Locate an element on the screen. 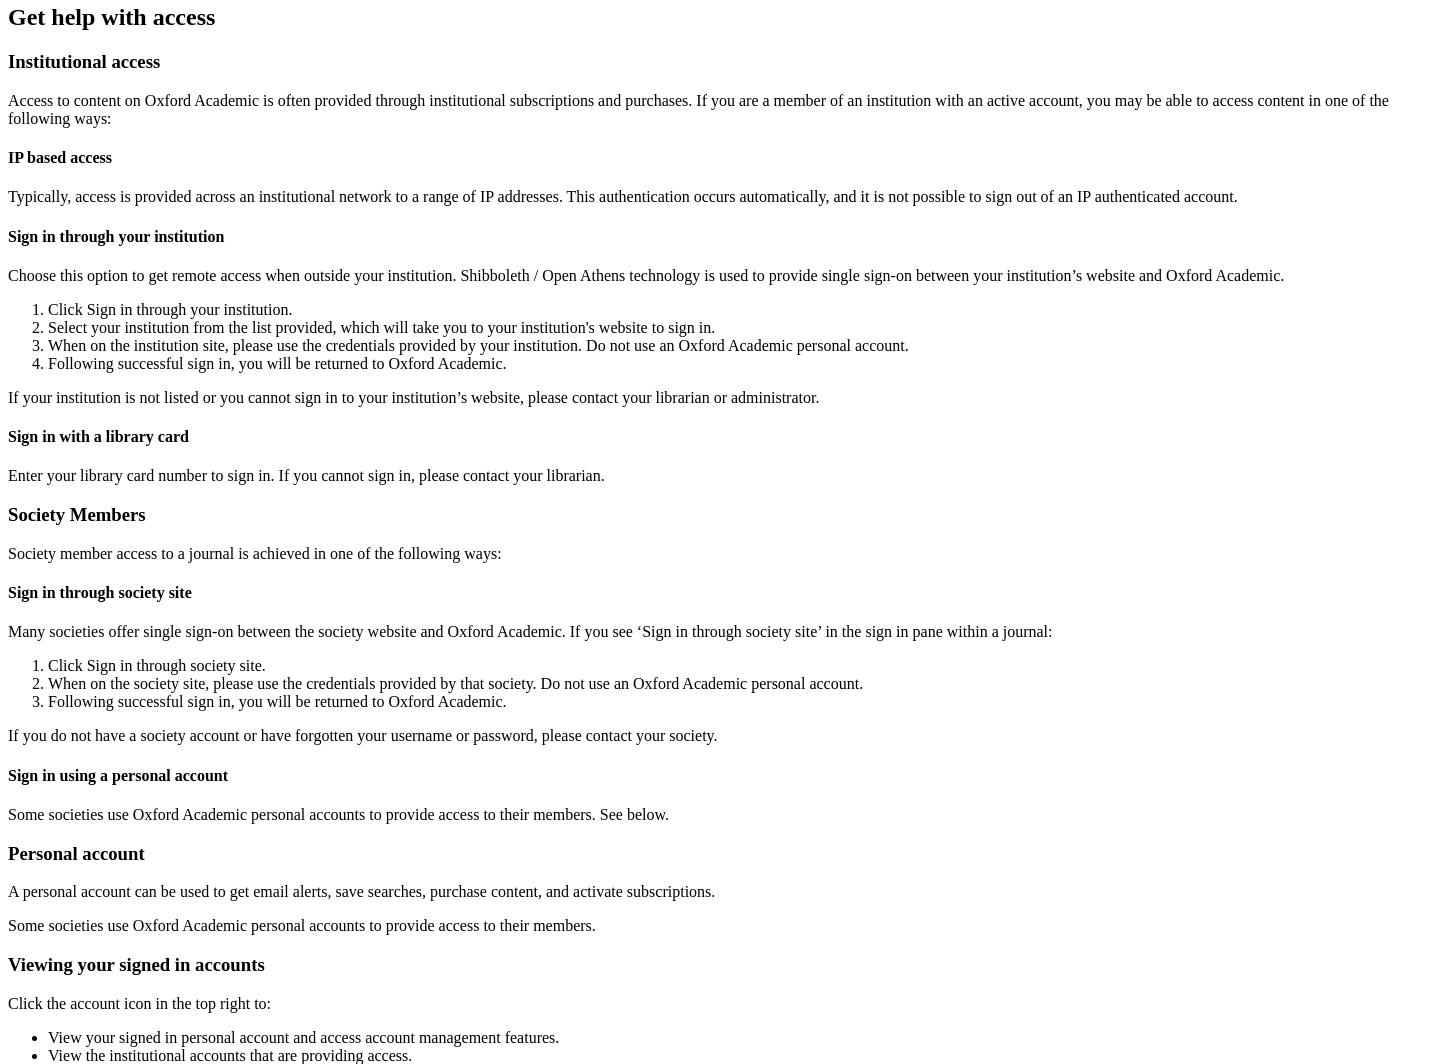  'If your institution is not listed or you cannot sign in to your institution’s website, please contact your librarian or administrator.' is located at coordinates (412, 396).